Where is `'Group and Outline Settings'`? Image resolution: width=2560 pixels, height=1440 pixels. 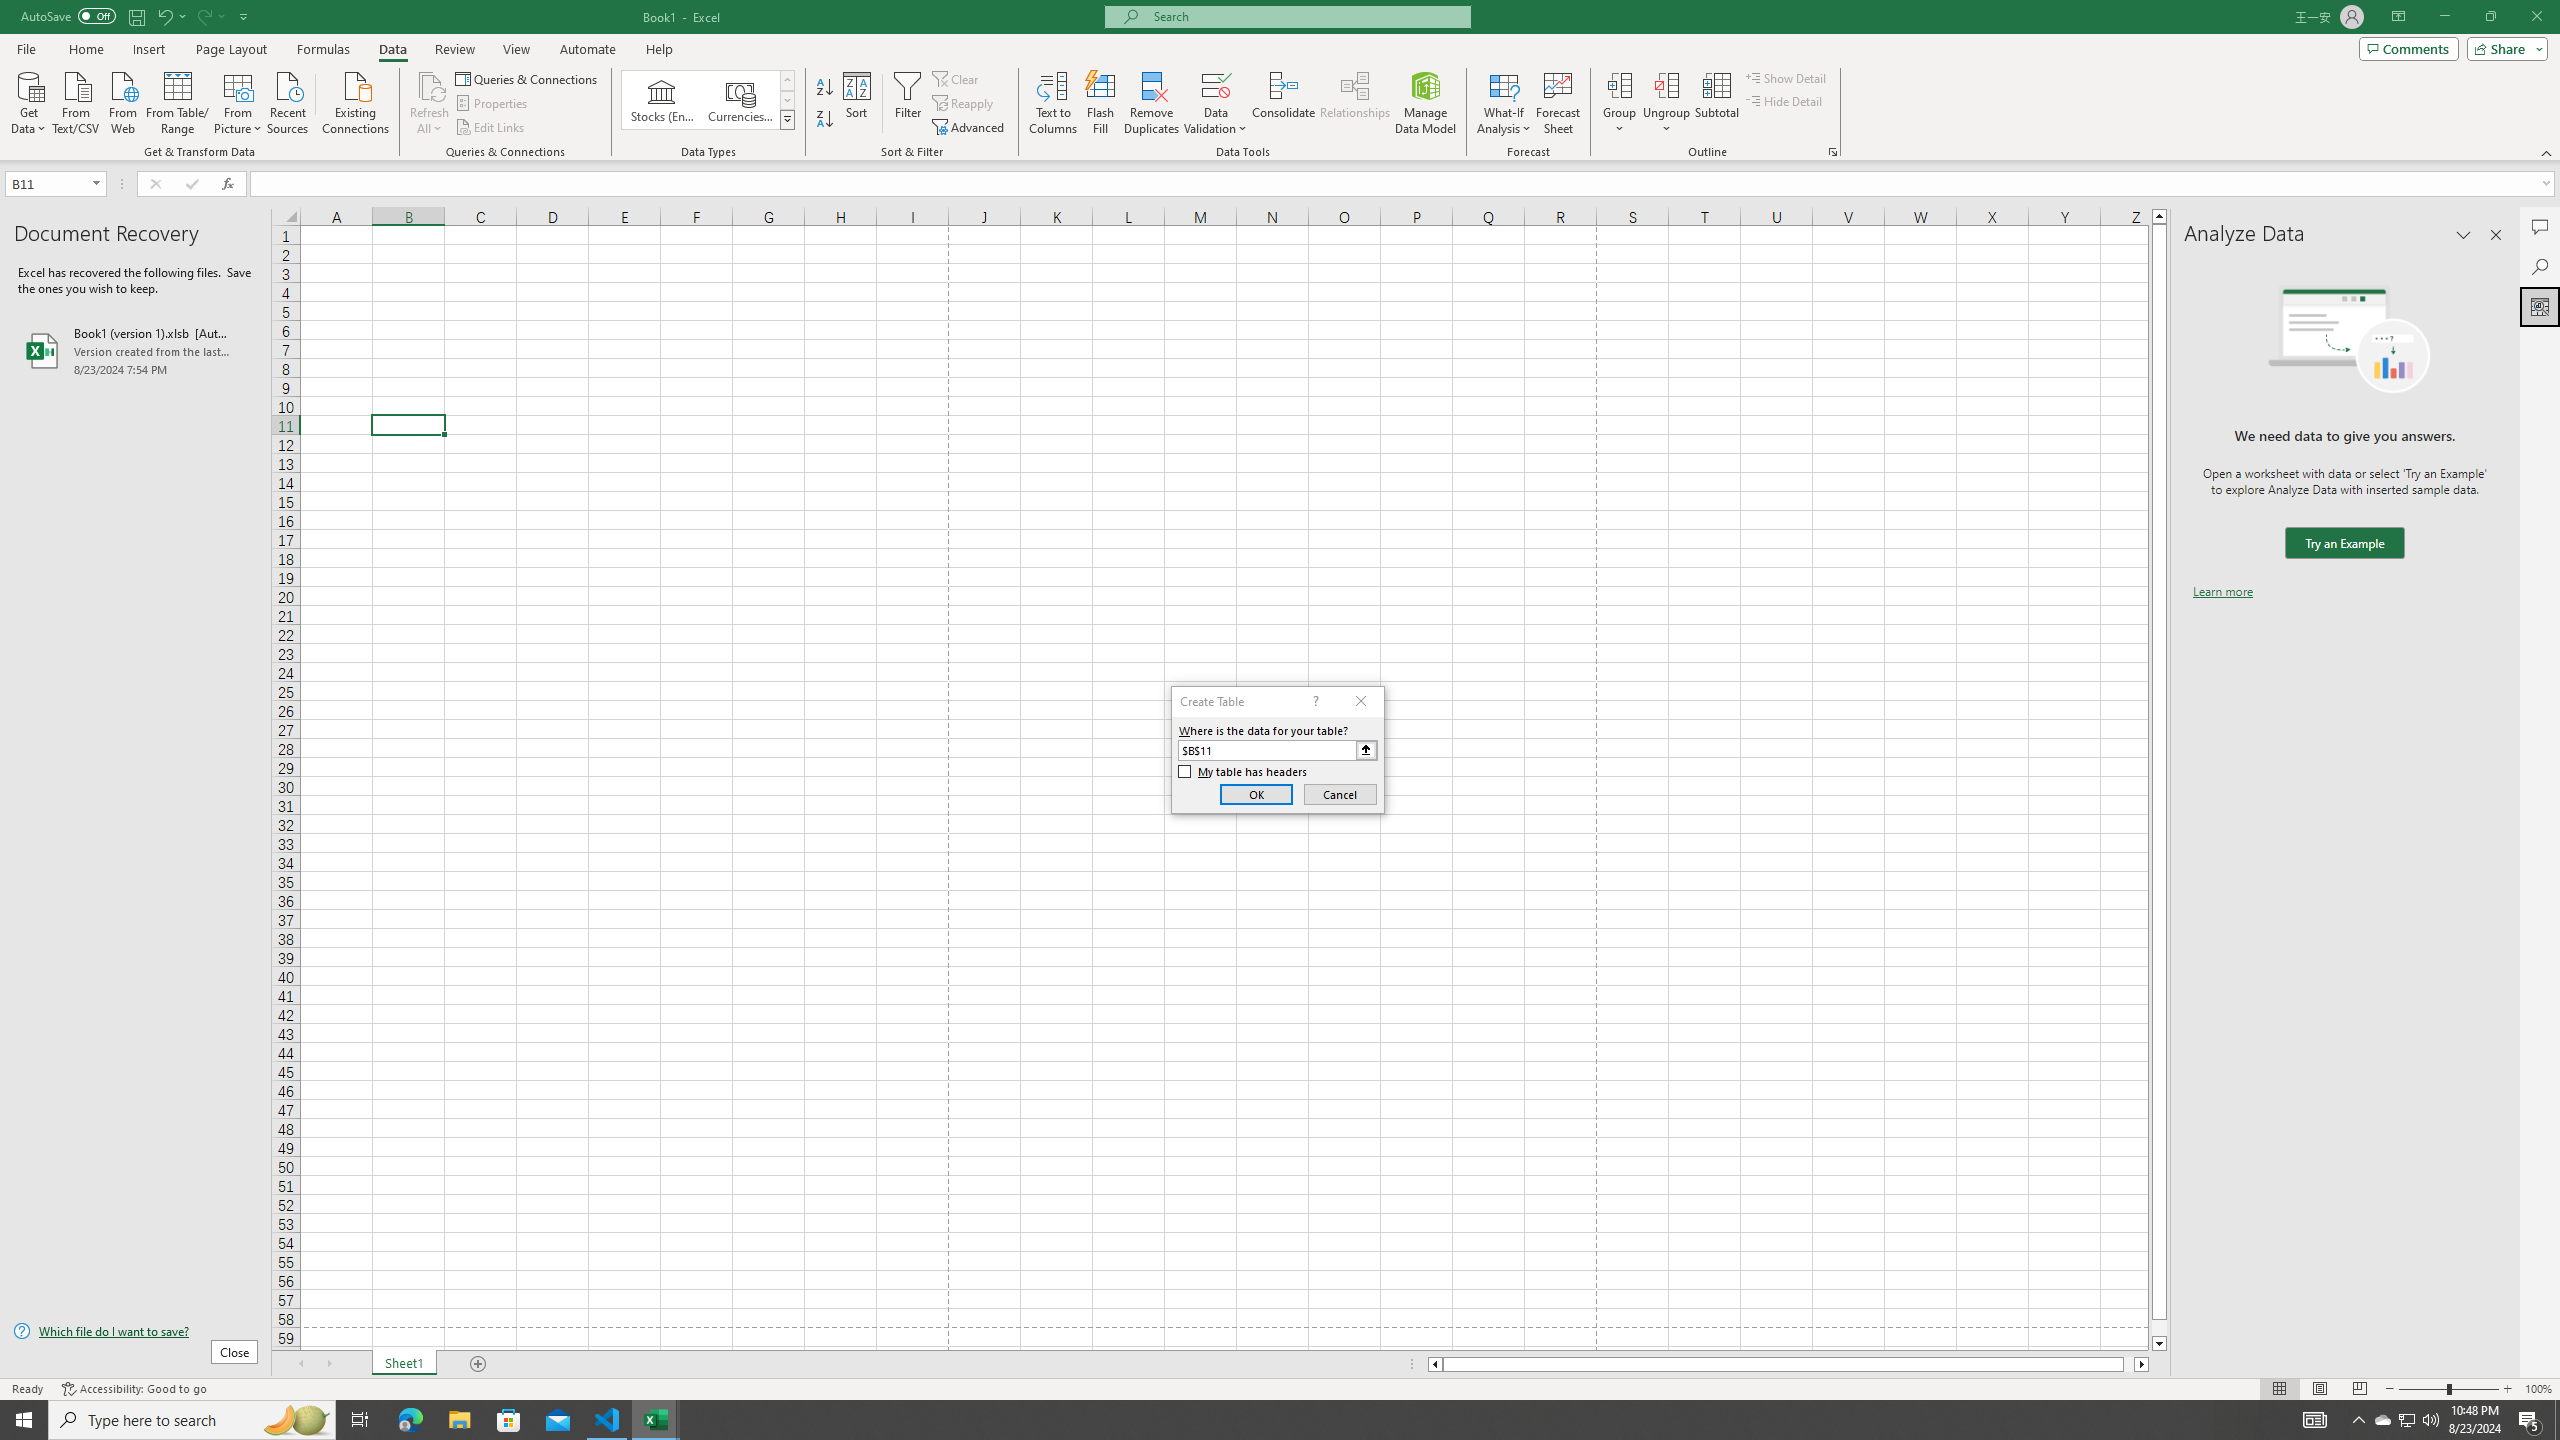
'Group and Outline Settings' is located at coordinates (1831, 150).